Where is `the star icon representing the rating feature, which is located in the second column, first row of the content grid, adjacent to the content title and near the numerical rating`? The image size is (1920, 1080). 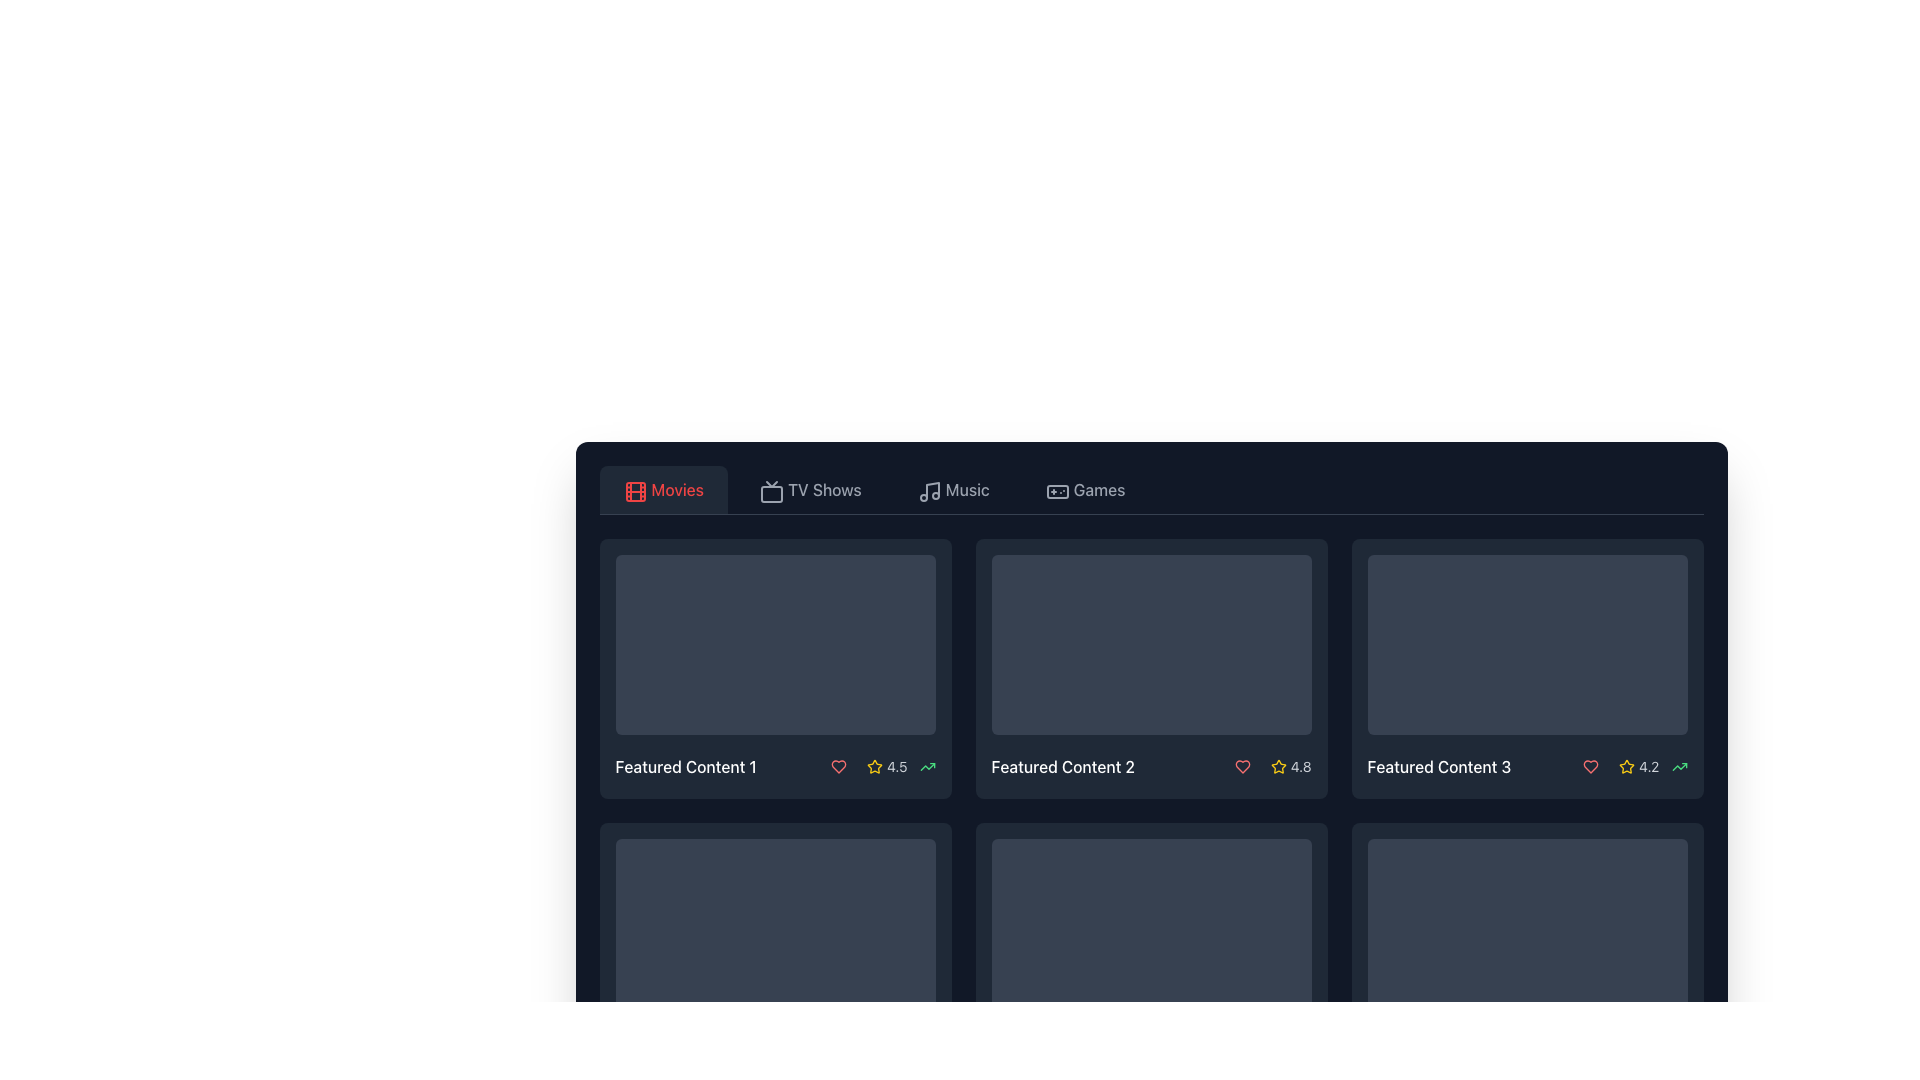 the star icon representing the rating feature, which is located in the second column, first row of the content grid, adjacent to the content title and near the numerical rating is located at coordinates (875, 765).